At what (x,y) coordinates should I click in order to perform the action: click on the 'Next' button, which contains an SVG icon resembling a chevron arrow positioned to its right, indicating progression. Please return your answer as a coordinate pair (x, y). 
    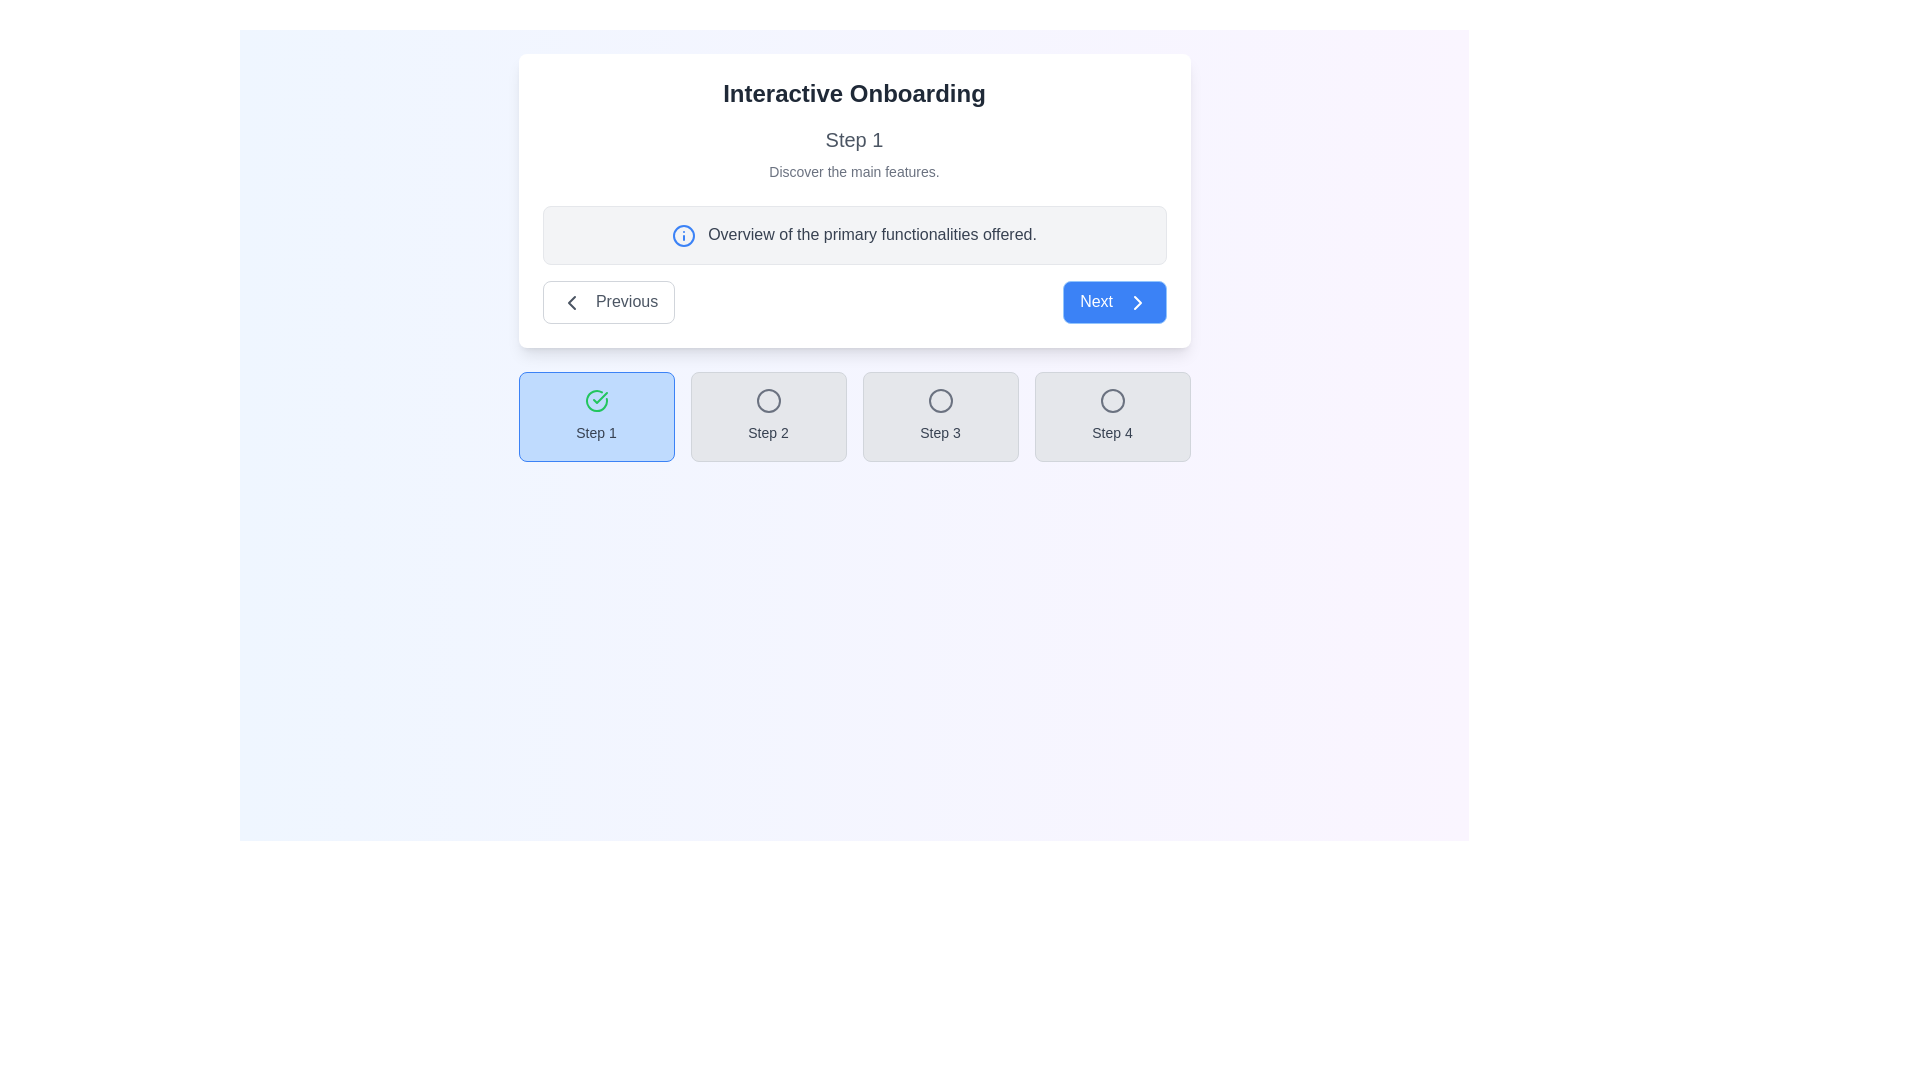
    Looking at the image, I should click on (1137, 302).